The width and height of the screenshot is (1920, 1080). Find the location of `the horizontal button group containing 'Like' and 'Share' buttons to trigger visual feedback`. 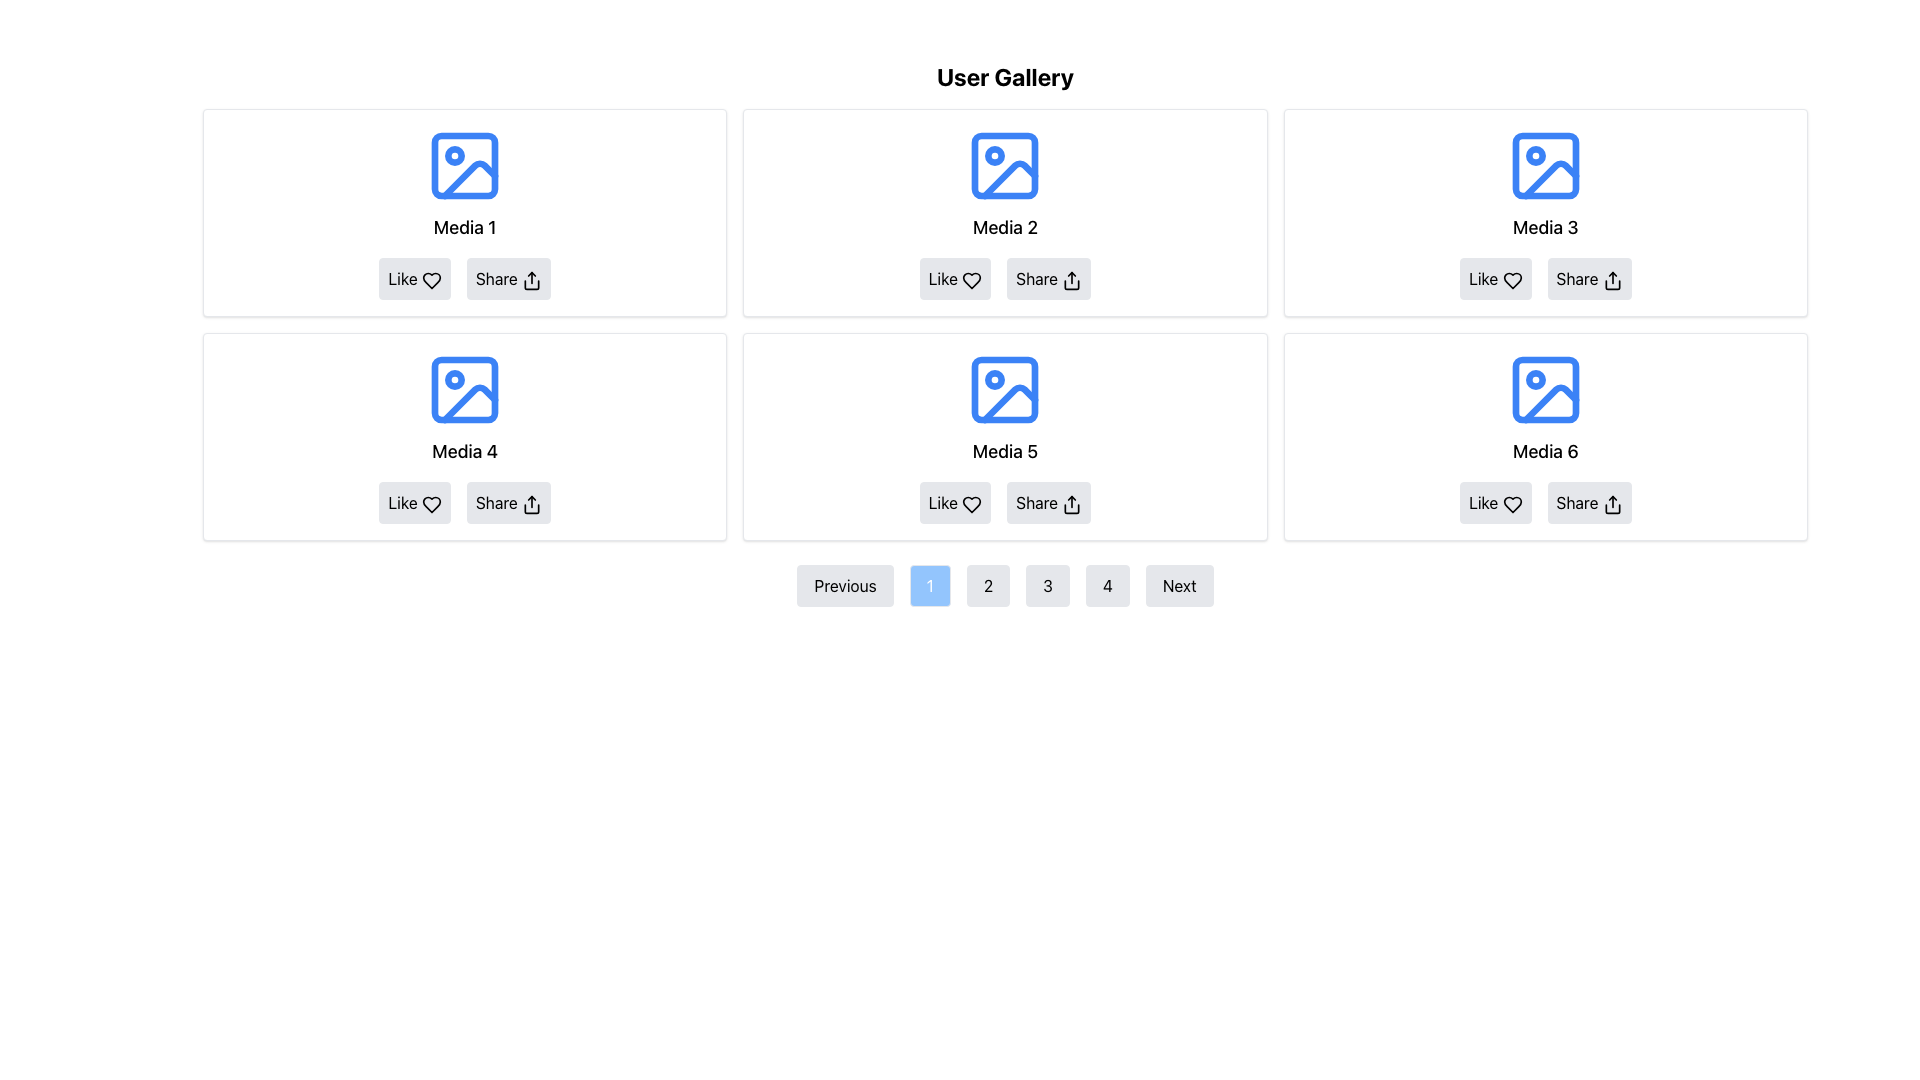

the horizontal button group containing 'Like' and 'Share' buttons to trigger visual feedback is located at coordinates (1005, 501).